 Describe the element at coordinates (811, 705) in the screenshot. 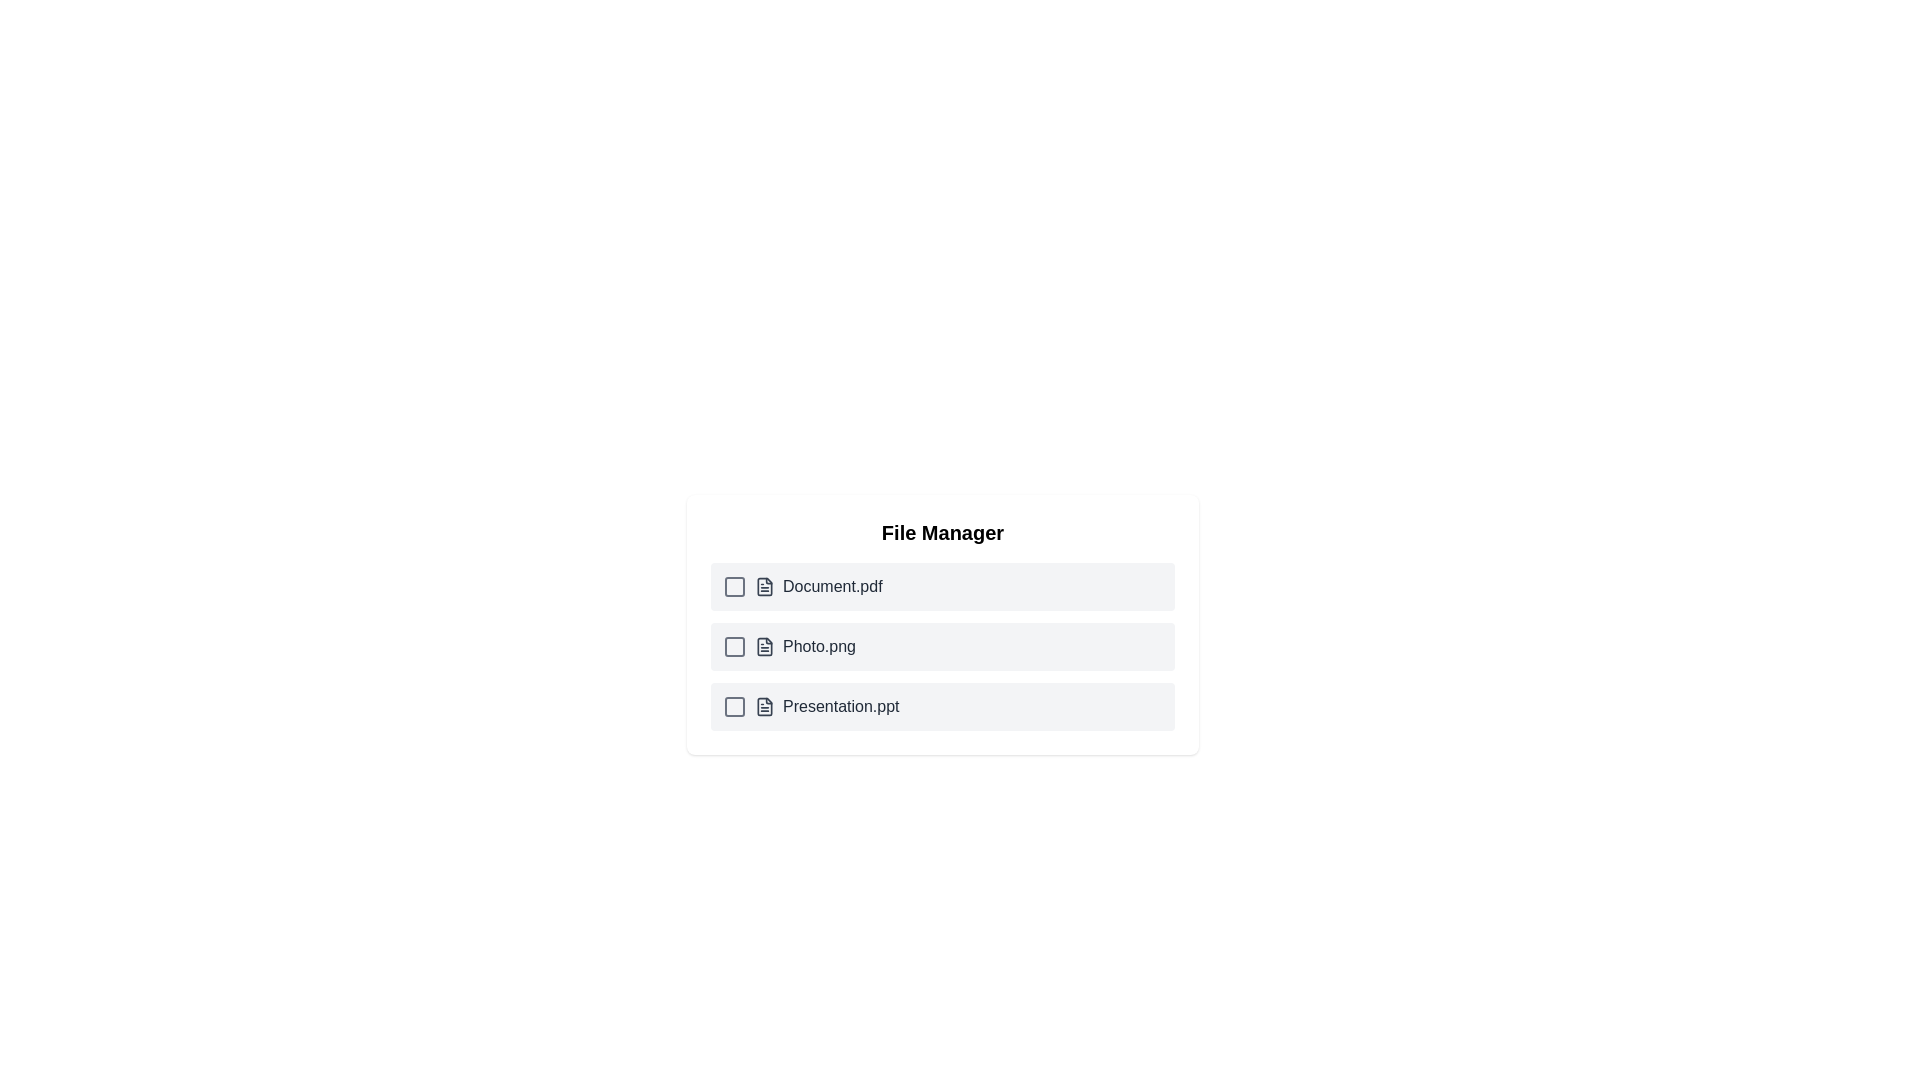

I see `the checkbox next to the file named 'Presentation.ppt'` at that location.